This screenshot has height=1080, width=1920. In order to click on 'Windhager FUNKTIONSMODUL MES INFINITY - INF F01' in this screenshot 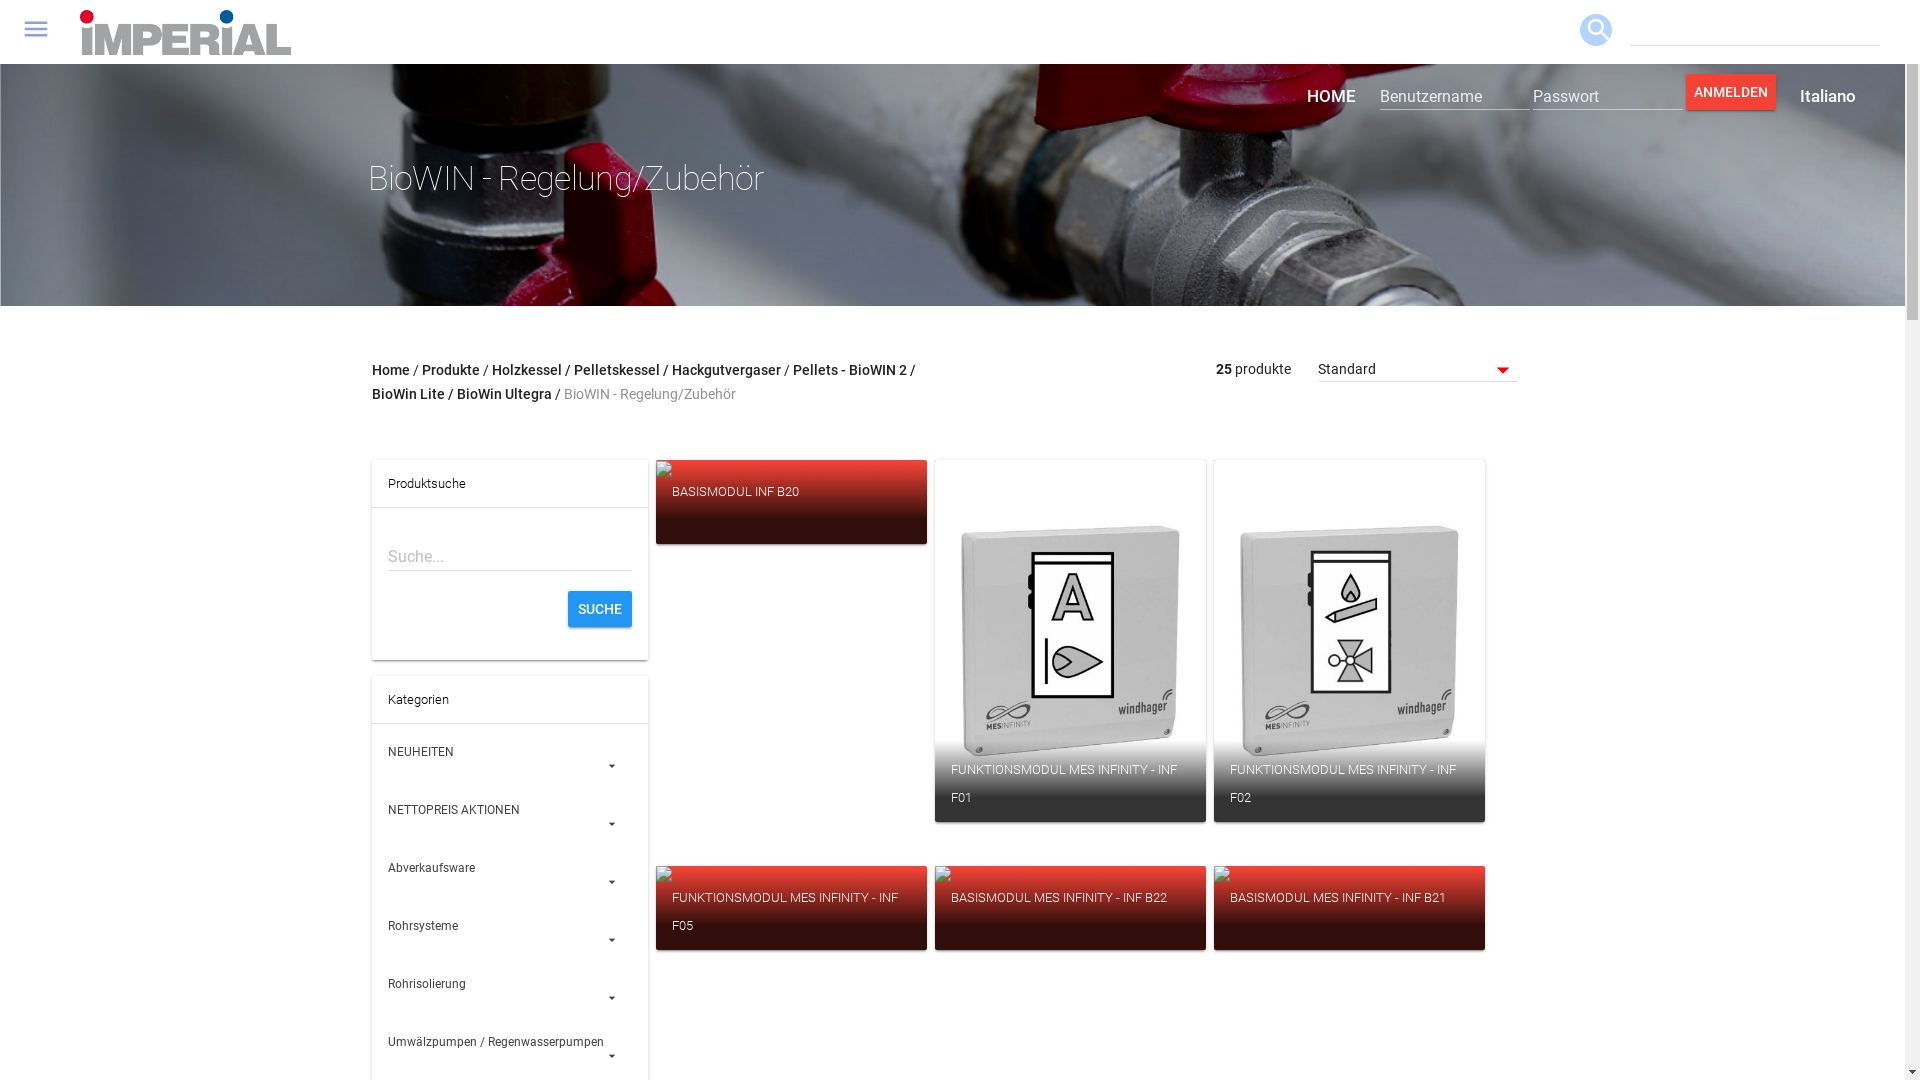, I will do `click(1069, 640)`.